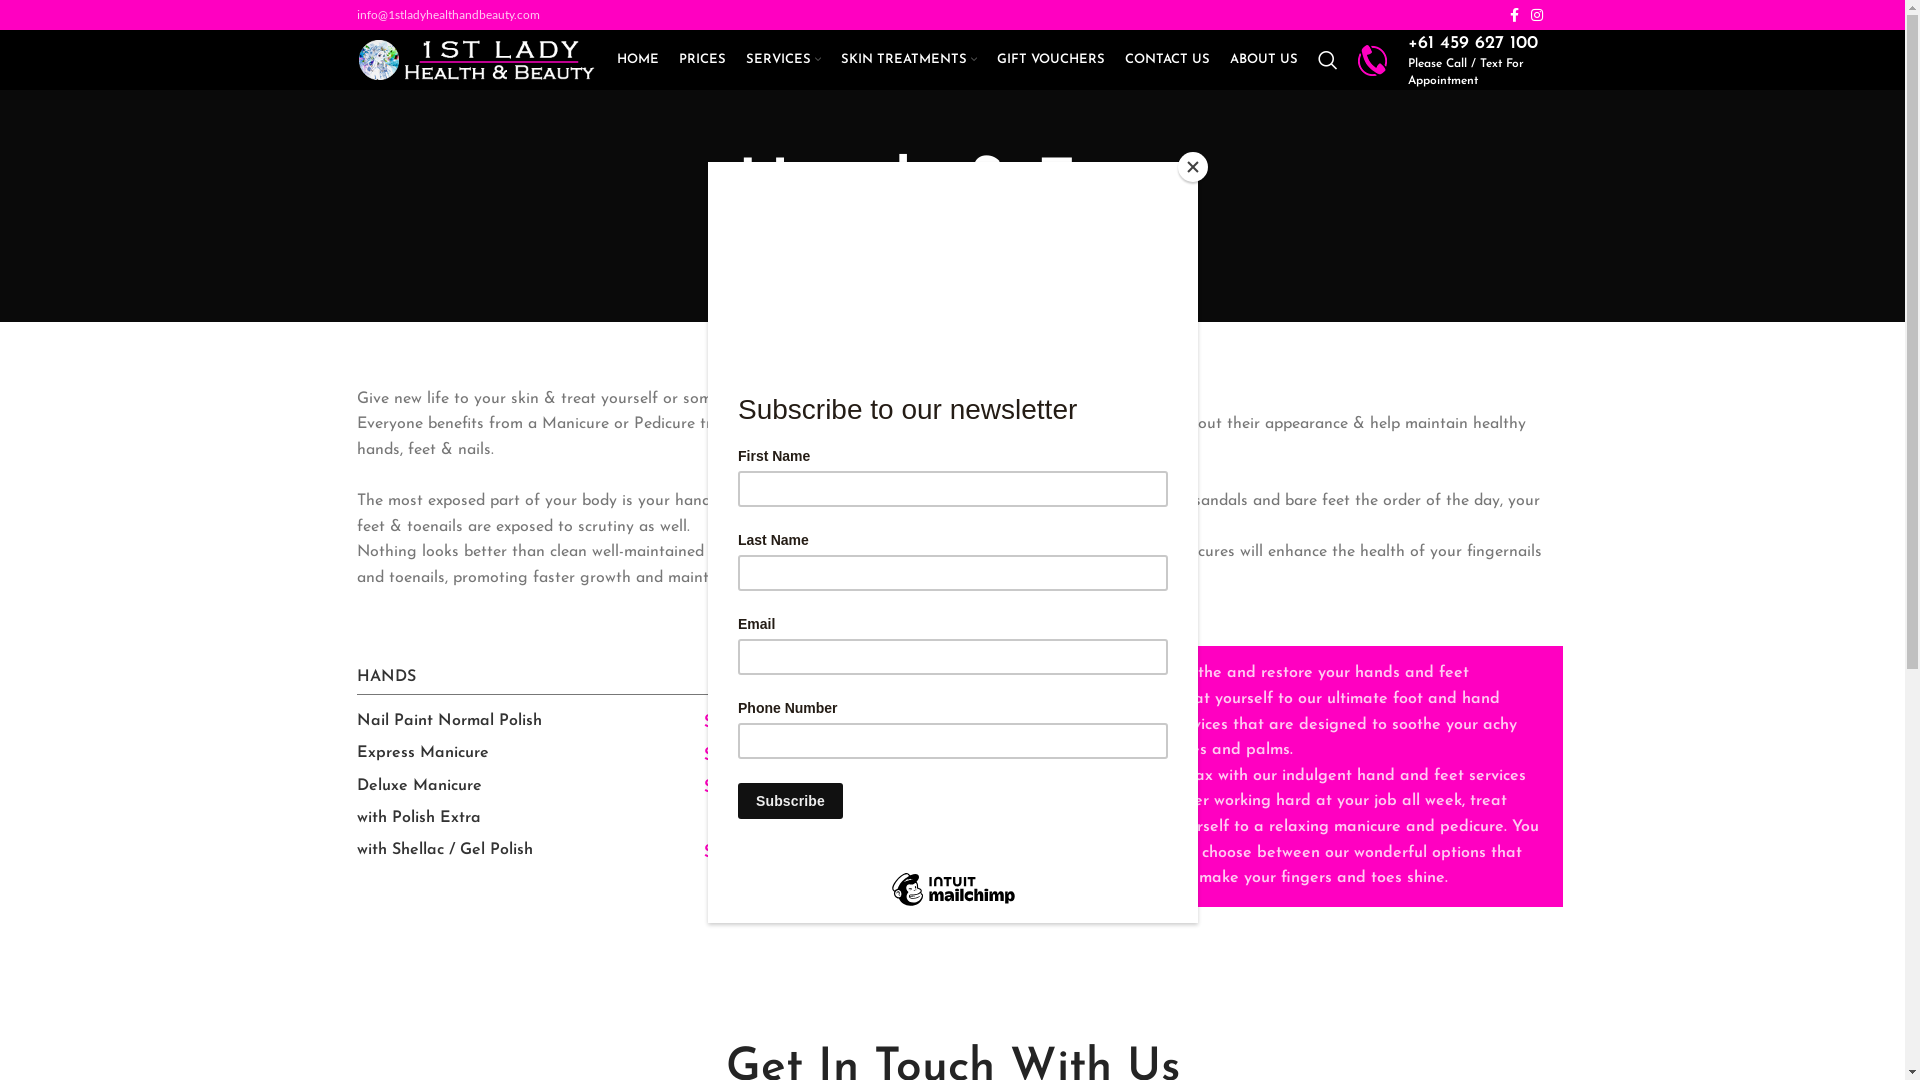 Image resolution: width=1920 pixels, height=1080 pixels. Describe the element at coordinates (913, 249) in the screenshot. I see `'HOME'` at that location.